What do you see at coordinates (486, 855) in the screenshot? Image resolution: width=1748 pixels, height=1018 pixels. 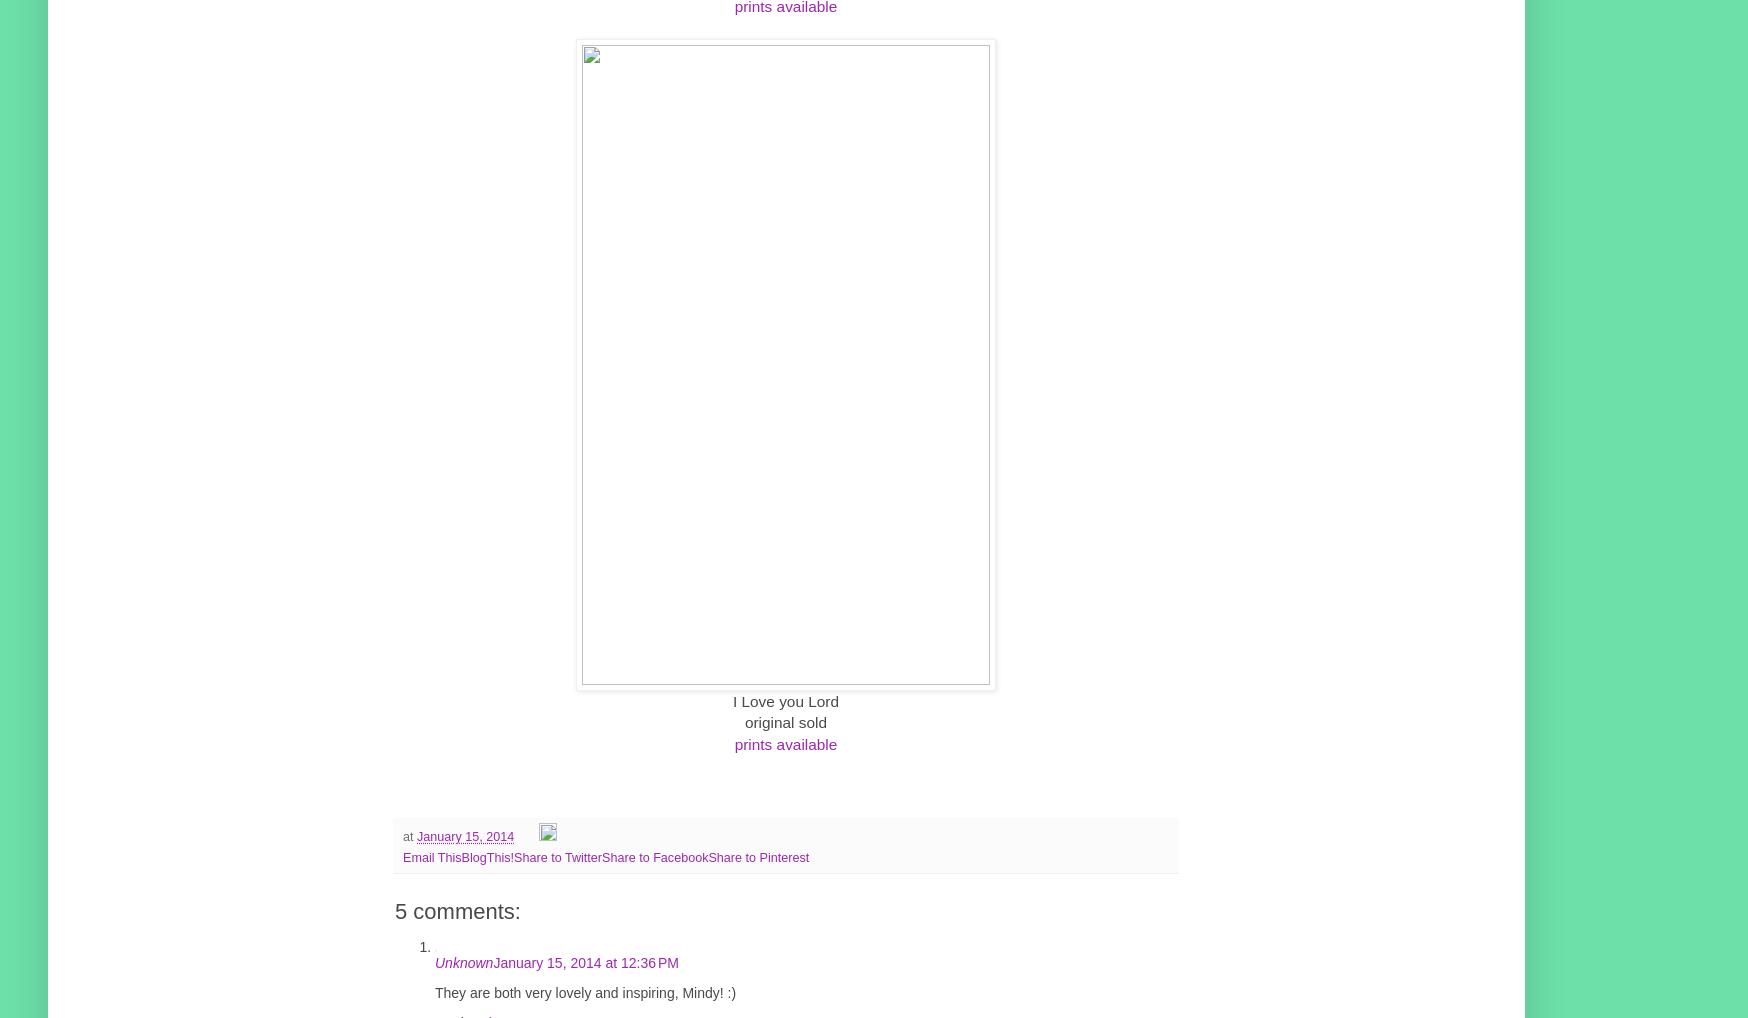 I see `'BlogThis!'` at bounding box center [486, 855].